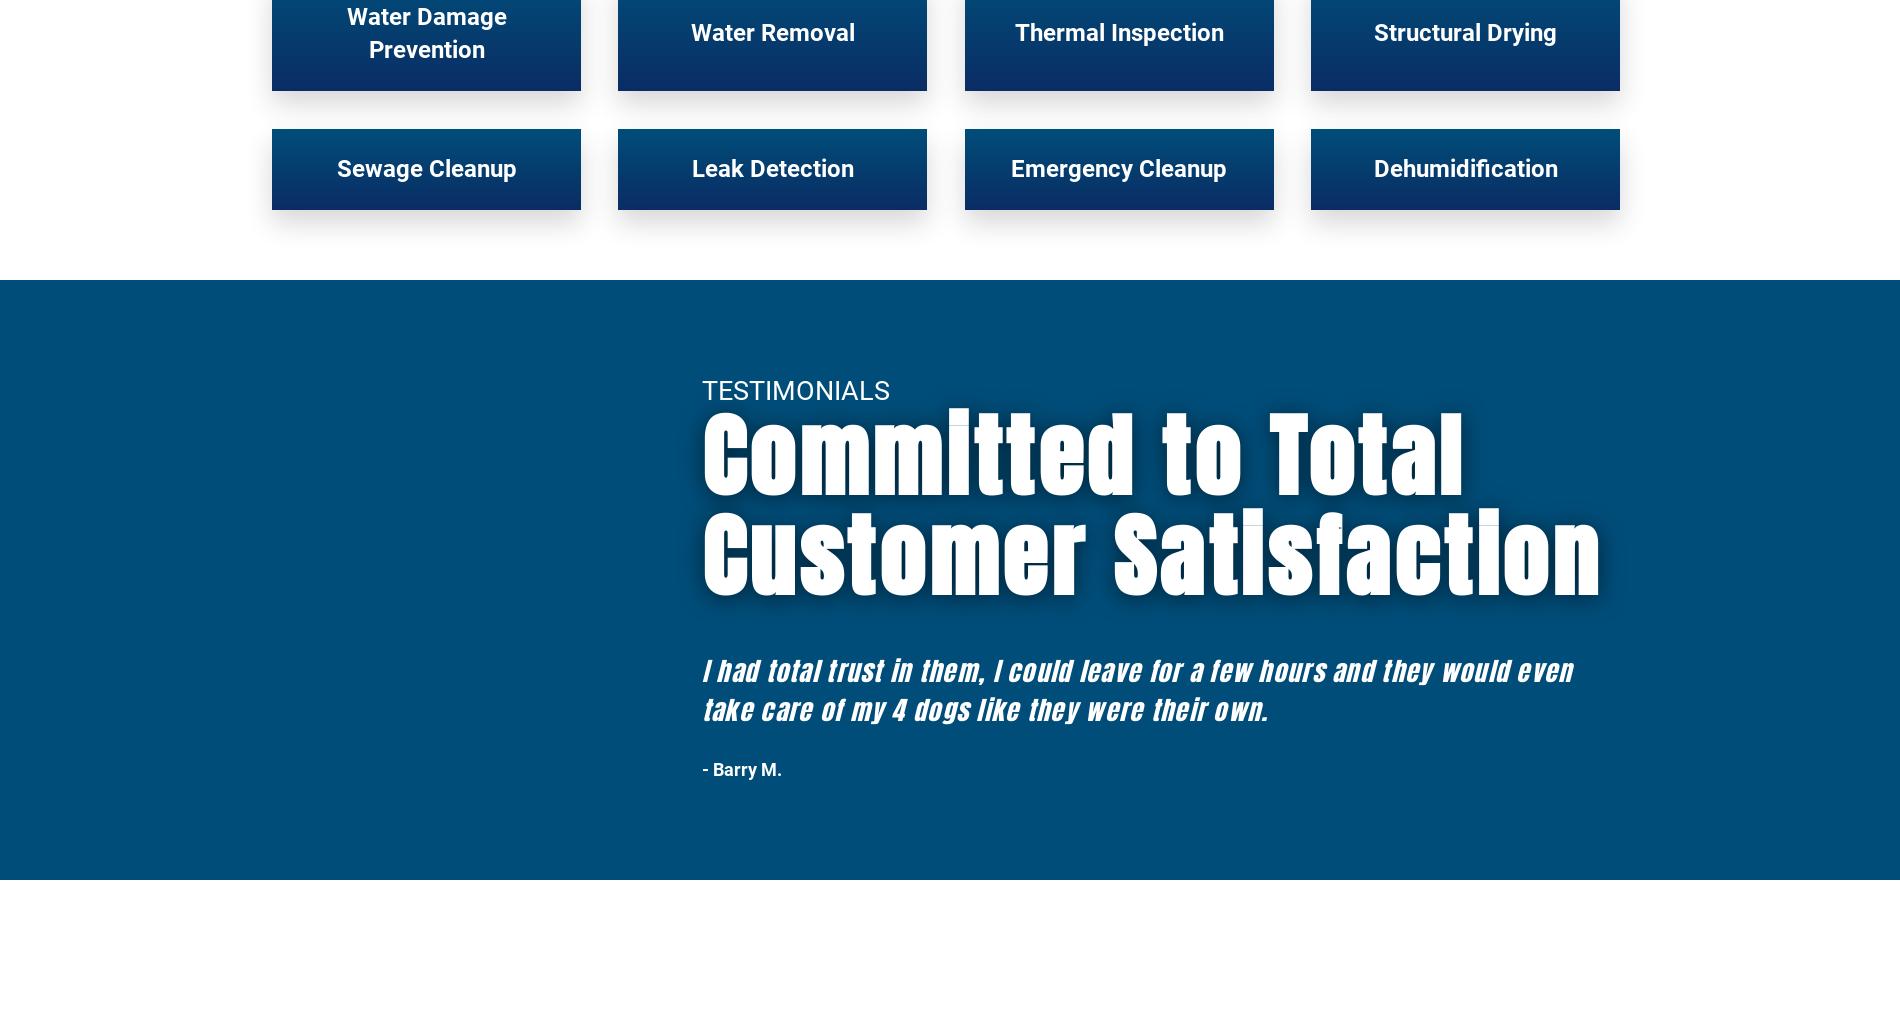 The width and height of the screenshot is (1900, 1016). Describe the element at coordinates (1386, 555) in the screenshot. I see `'26th Ct. East'` at that location.